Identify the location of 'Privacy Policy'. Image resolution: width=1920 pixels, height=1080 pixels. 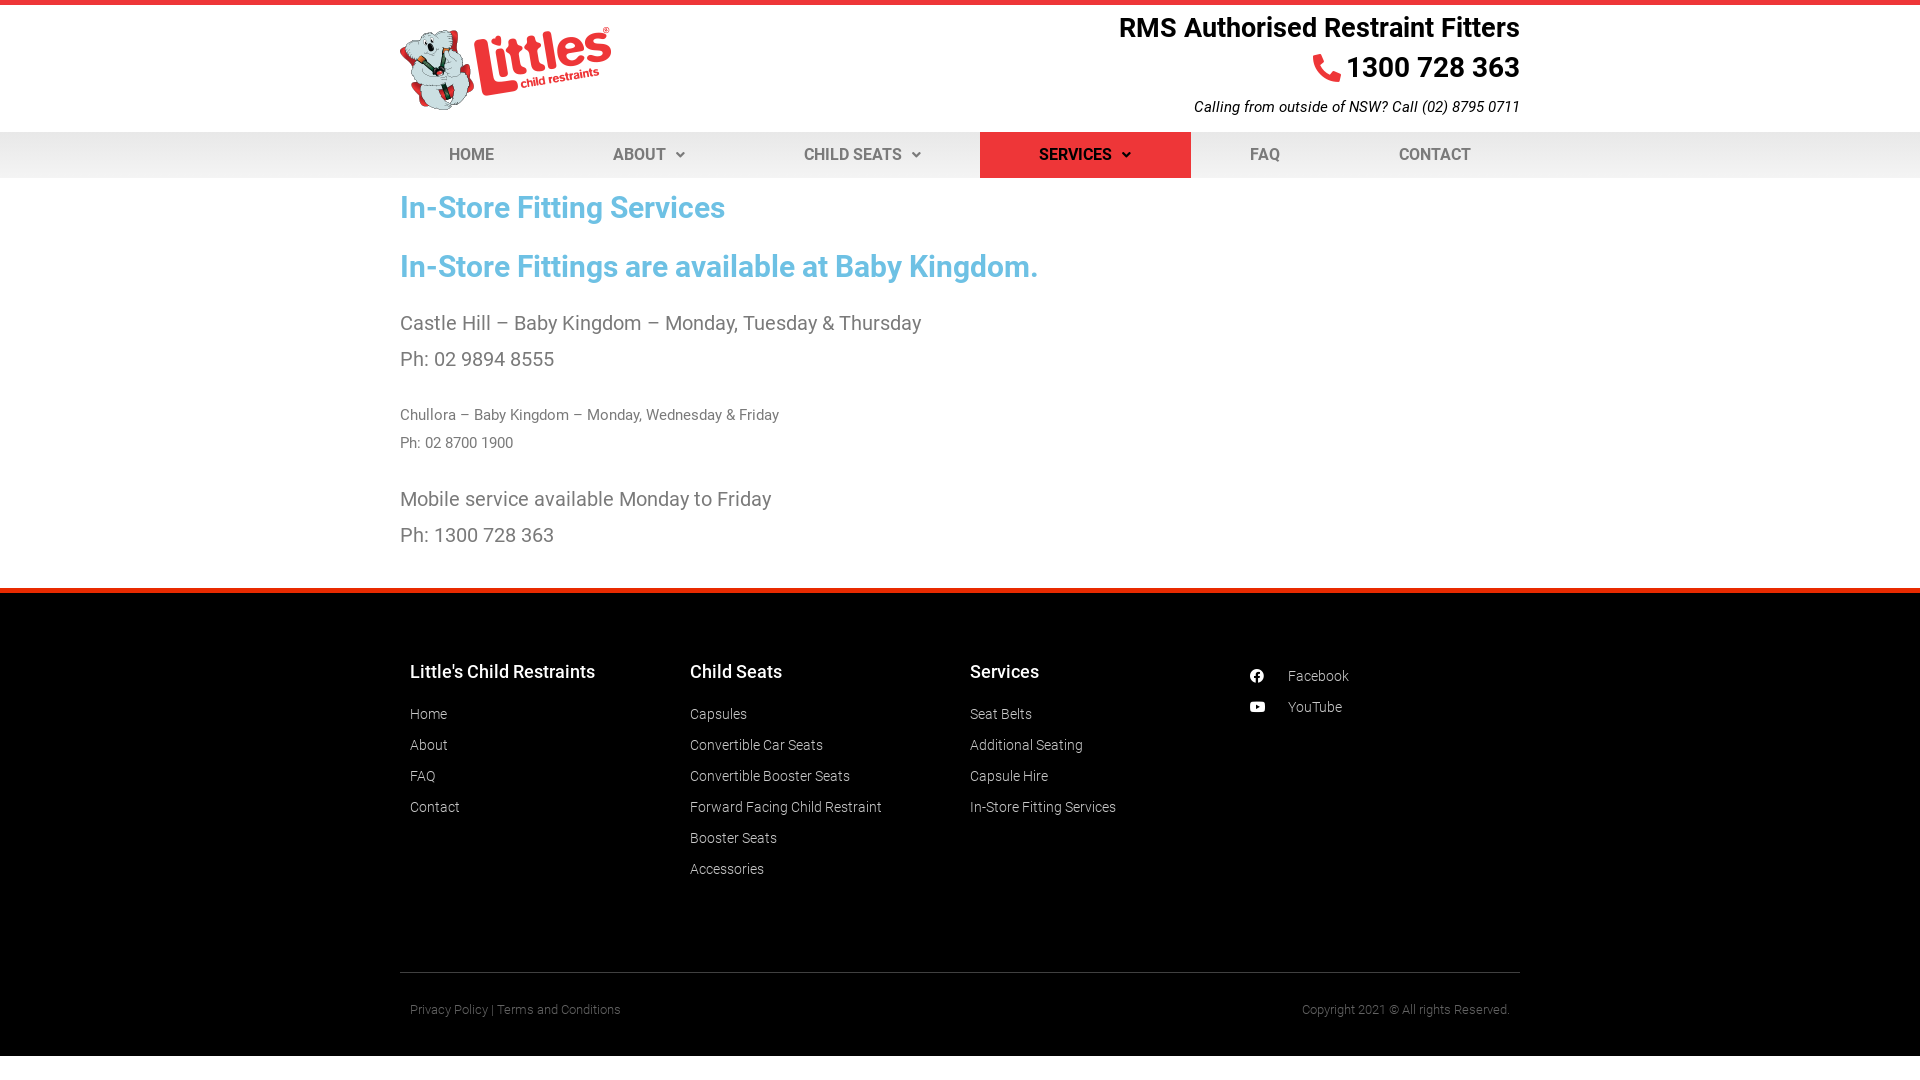
(448, 1009).